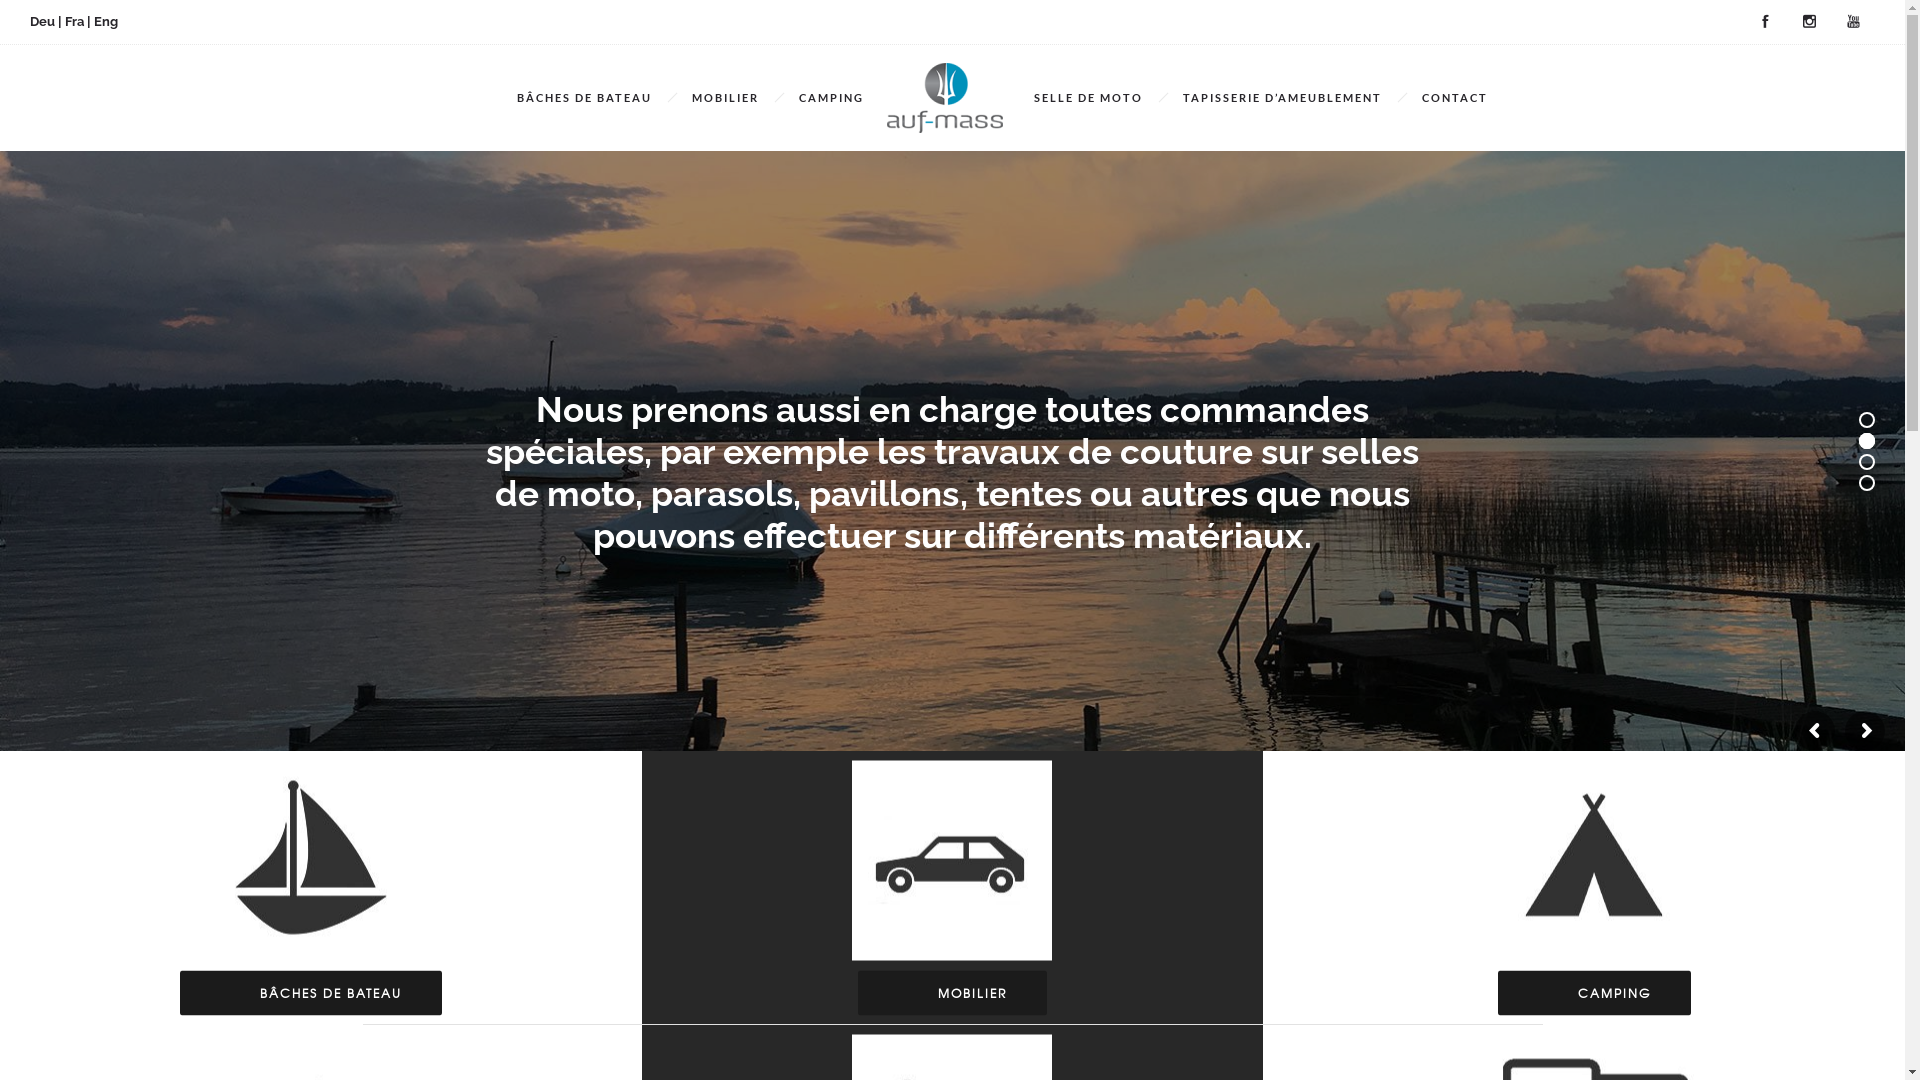  What do you see at coordinates (1809, 22) in the screenshot?
I see `'Instagram'` at bounding box center [1809, 22].